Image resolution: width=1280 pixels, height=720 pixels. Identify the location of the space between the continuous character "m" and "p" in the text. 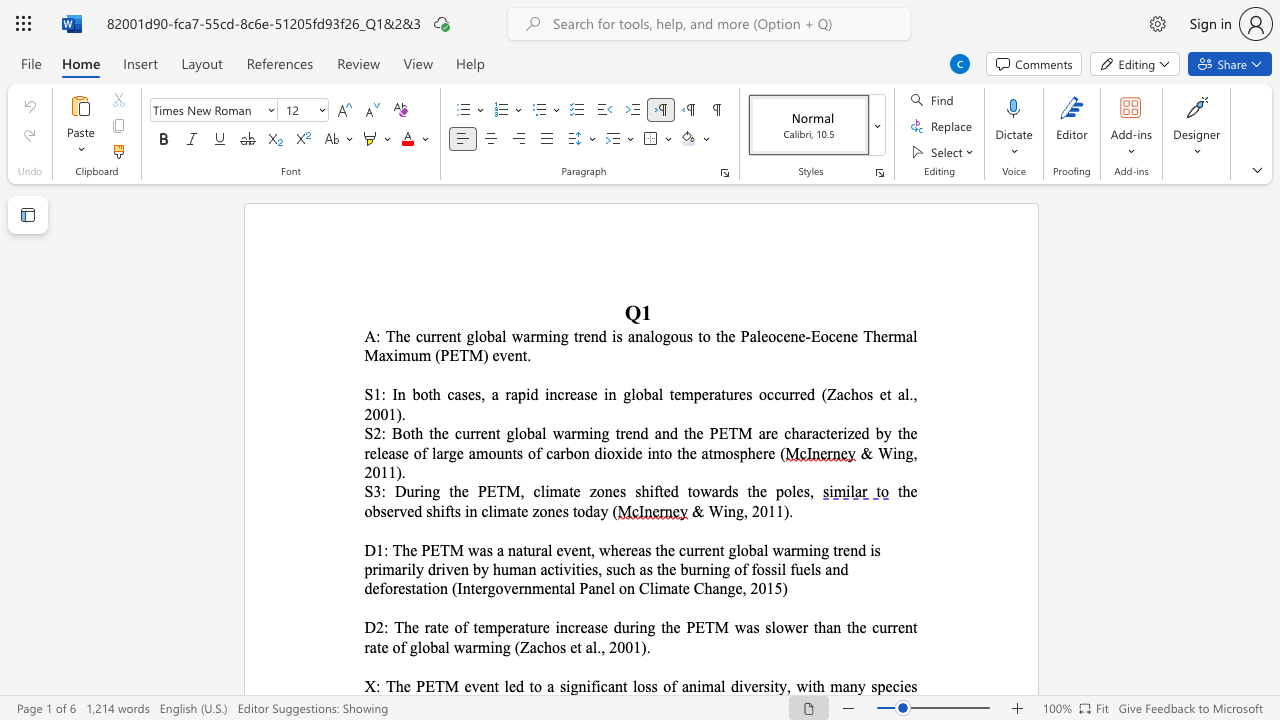
(496, 626).